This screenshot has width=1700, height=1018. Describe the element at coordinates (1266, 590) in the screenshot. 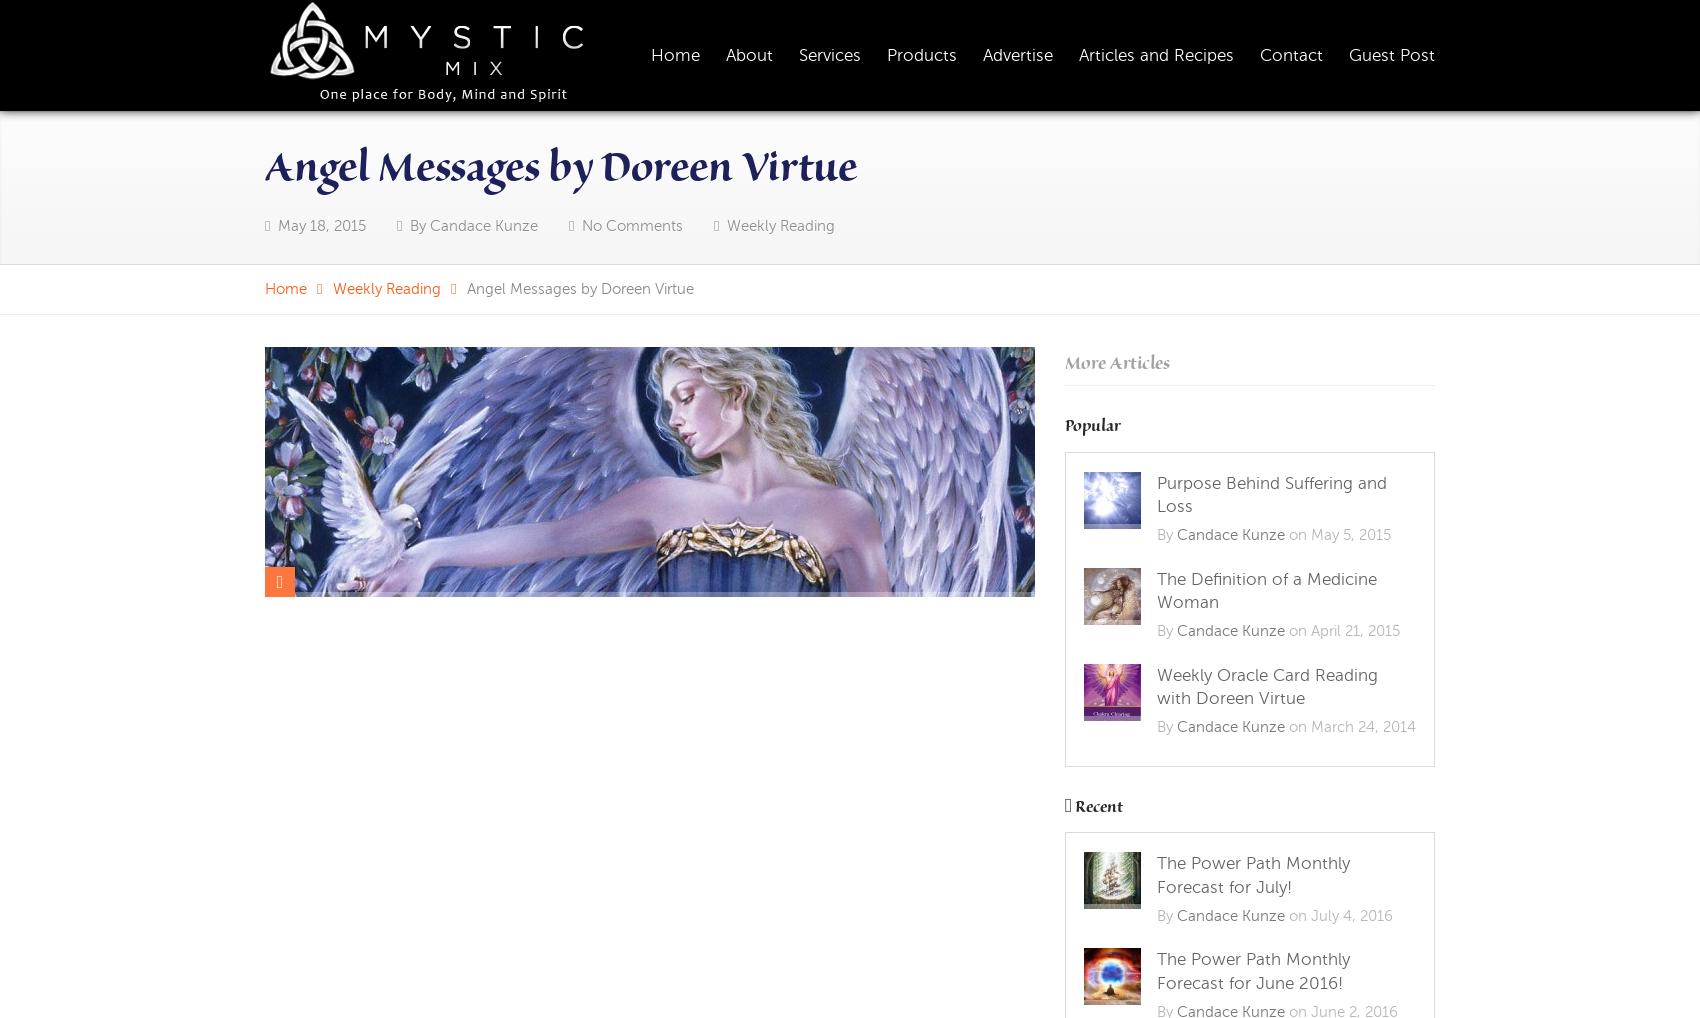

I see `'The Definition of a Medicine Woman'` at that location.